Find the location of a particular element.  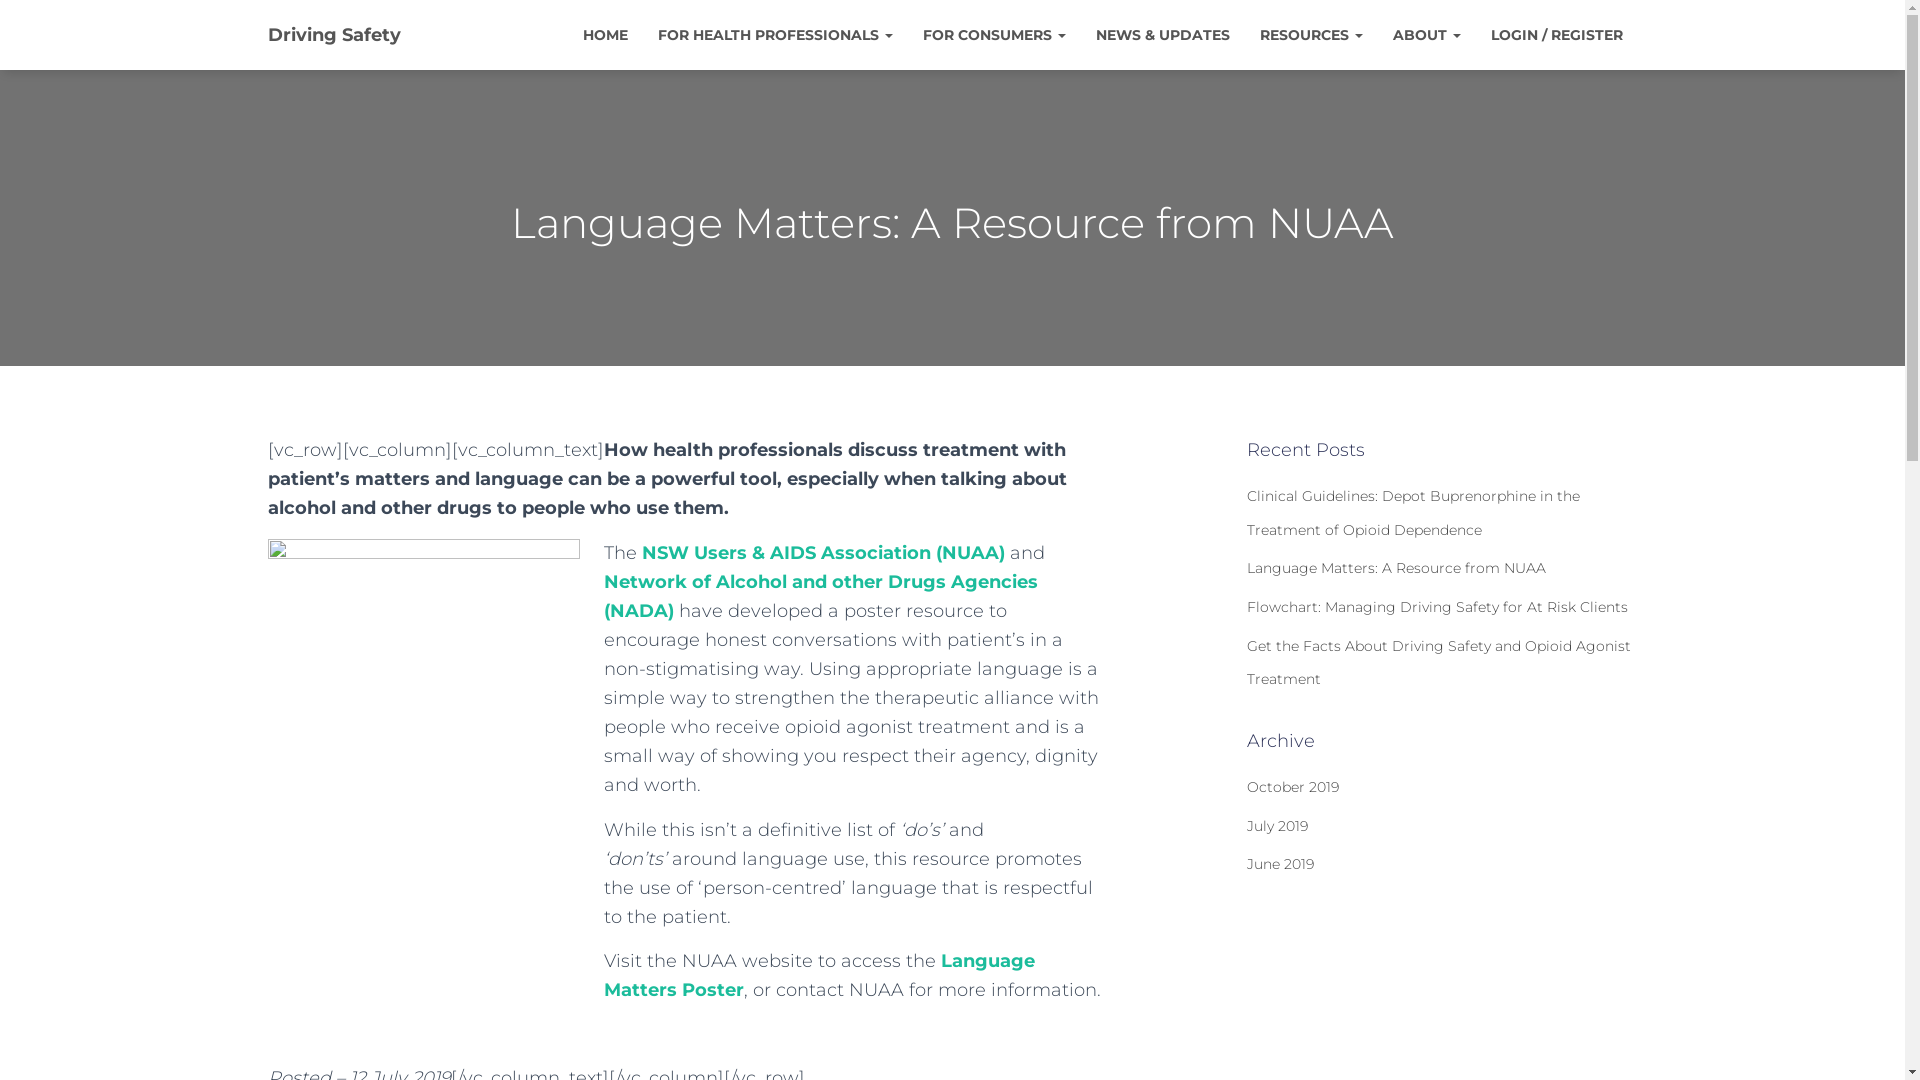

'Driving Safety' is located at coordinates (333, 34).